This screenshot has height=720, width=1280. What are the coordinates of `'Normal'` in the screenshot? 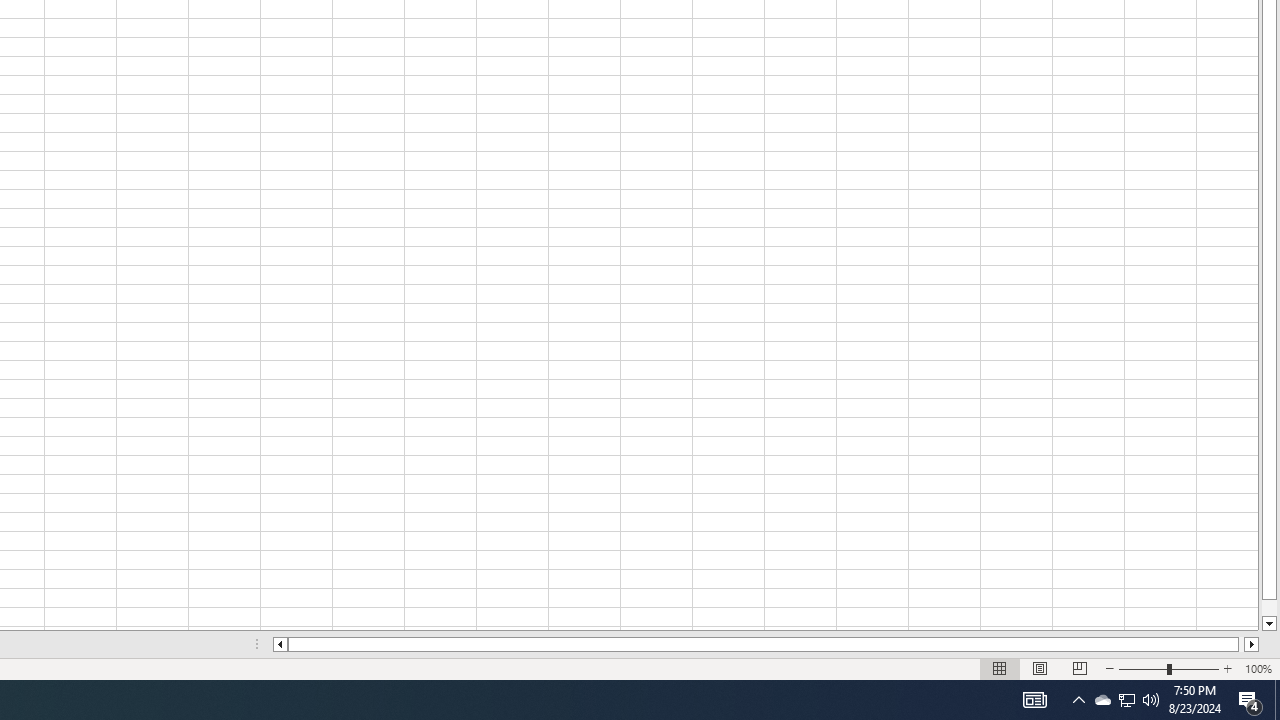 It's located at (1000, 669).